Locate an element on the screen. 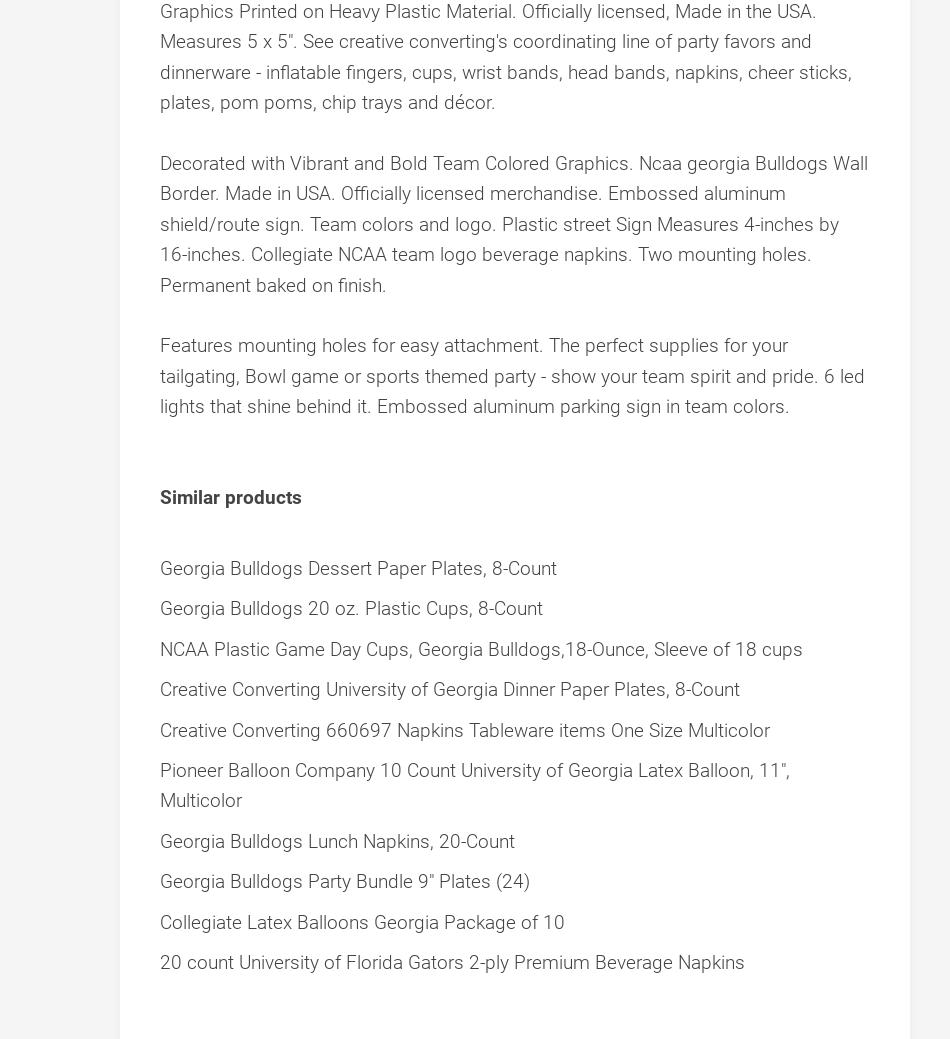 The width and height of the screenshot is (950, 1039). 'NCAA Plastic Game Day Cups, Georgia Bulldogs,18-Ounce, Sleeve of 18 cups' is located at coordinates (481, 648).